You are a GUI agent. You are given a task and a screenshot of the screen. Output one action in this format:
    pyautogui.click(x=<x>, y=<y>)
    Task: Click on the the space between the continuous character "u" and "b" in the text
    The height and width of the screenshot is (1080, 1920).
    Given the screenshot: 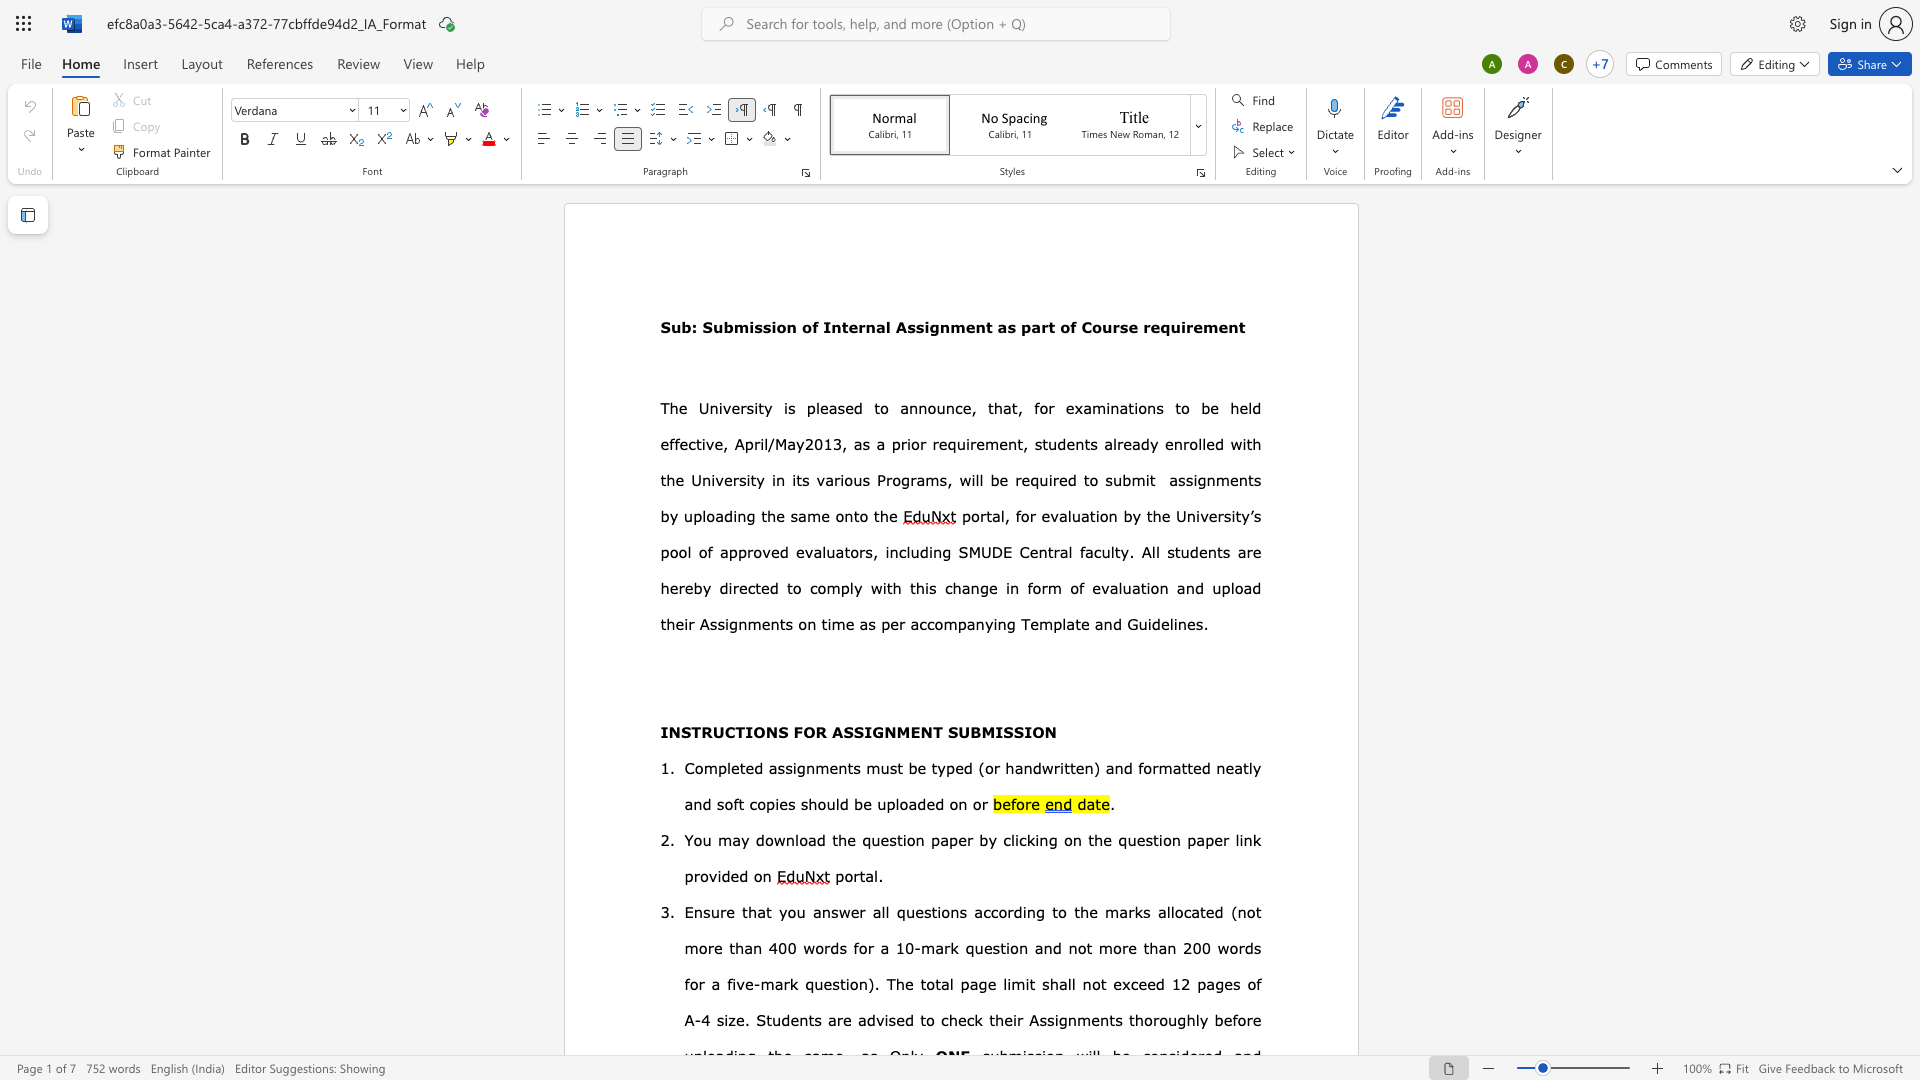 What is the action you would take?
    pyautogui.click(x=1122, y=479)
    